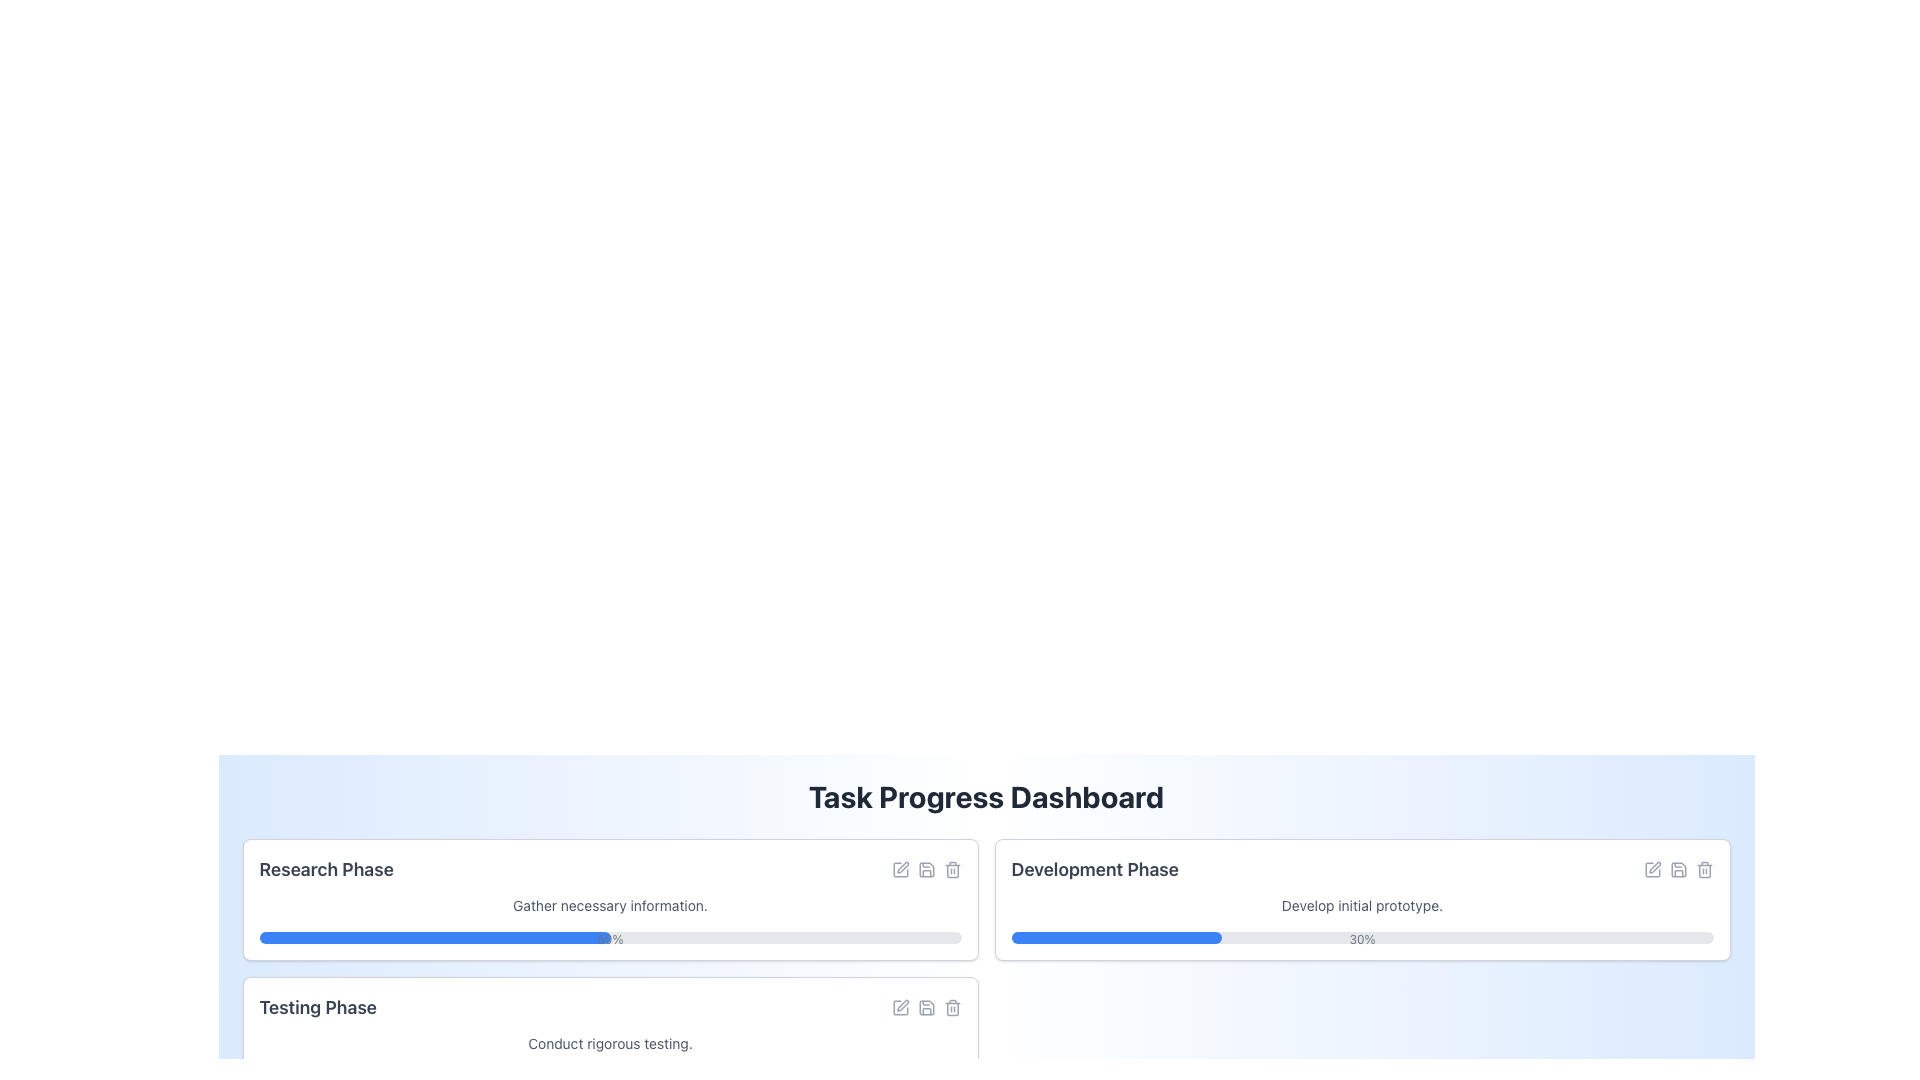 The image size is (1920, 1080). I want to click on the 'Research Phase' text label in the Task Progress Dashboard, which is styled in bold dark gray and located at the top-left of its card, so click(326, 869).